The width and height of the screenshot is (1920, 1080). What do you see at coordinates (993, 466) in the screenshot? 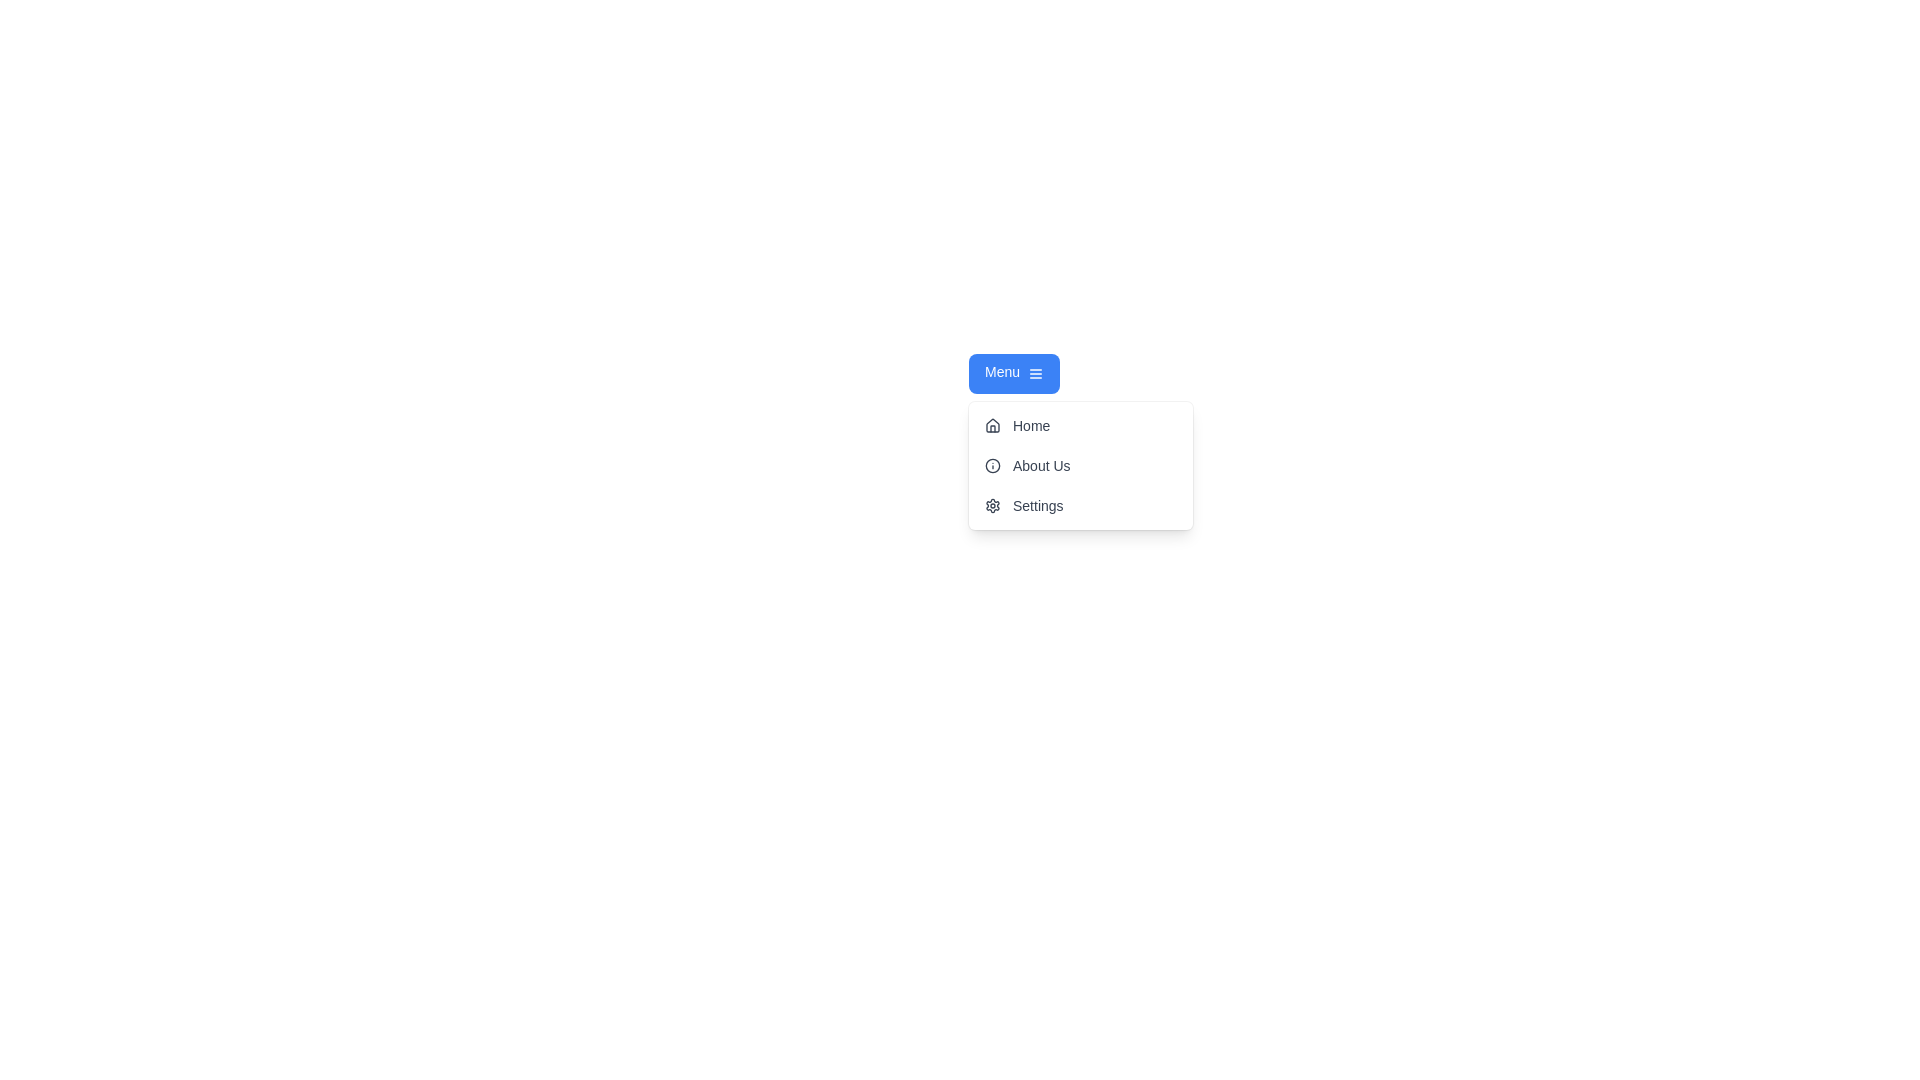
I see `the informational icon associated with the 'About Us' menu item, which is the leftmost icon in the dropdown menu triggered by the 'Menu' button` at bounding box center [993, 466].